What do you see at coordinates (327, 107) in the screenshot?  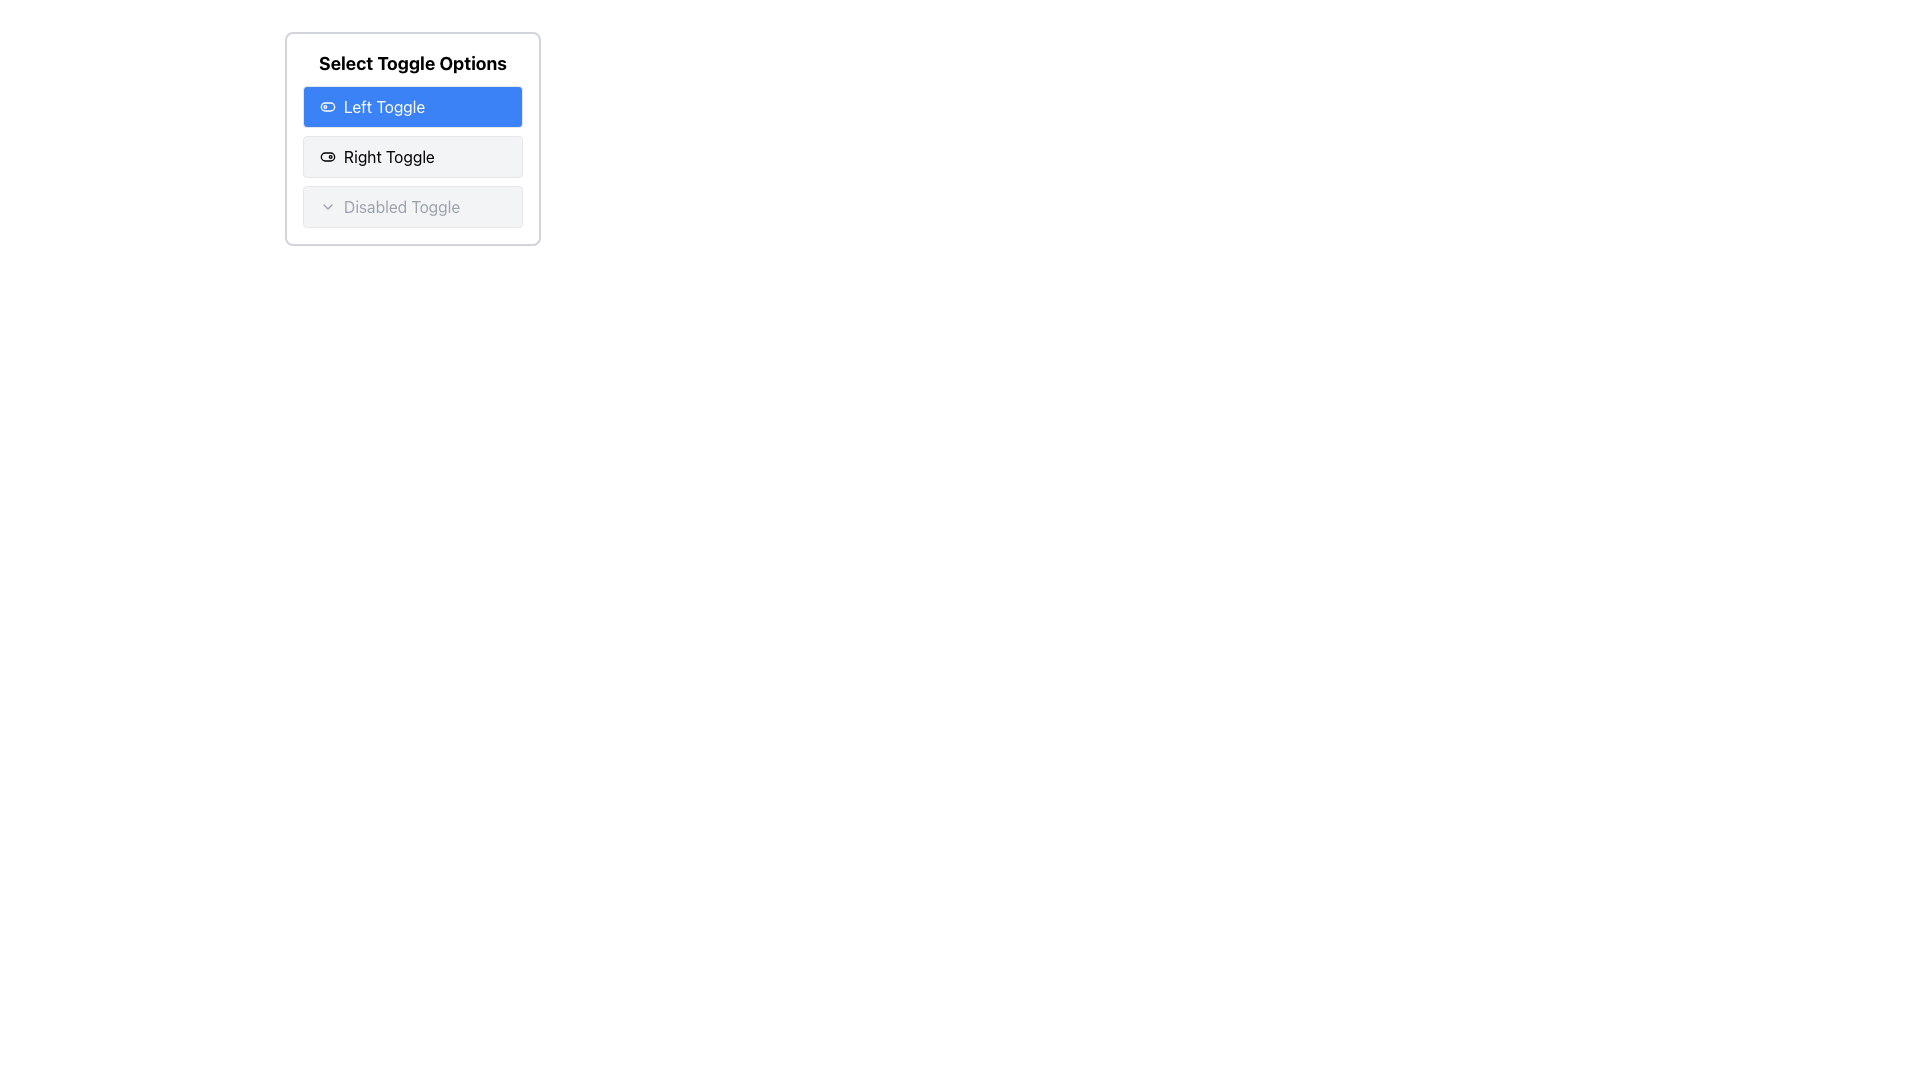 I see `the visual state of the toggle icon representing the 'Left Toggle' button in the 'Select Toggle Options' series` at bounding box center [327, 107].